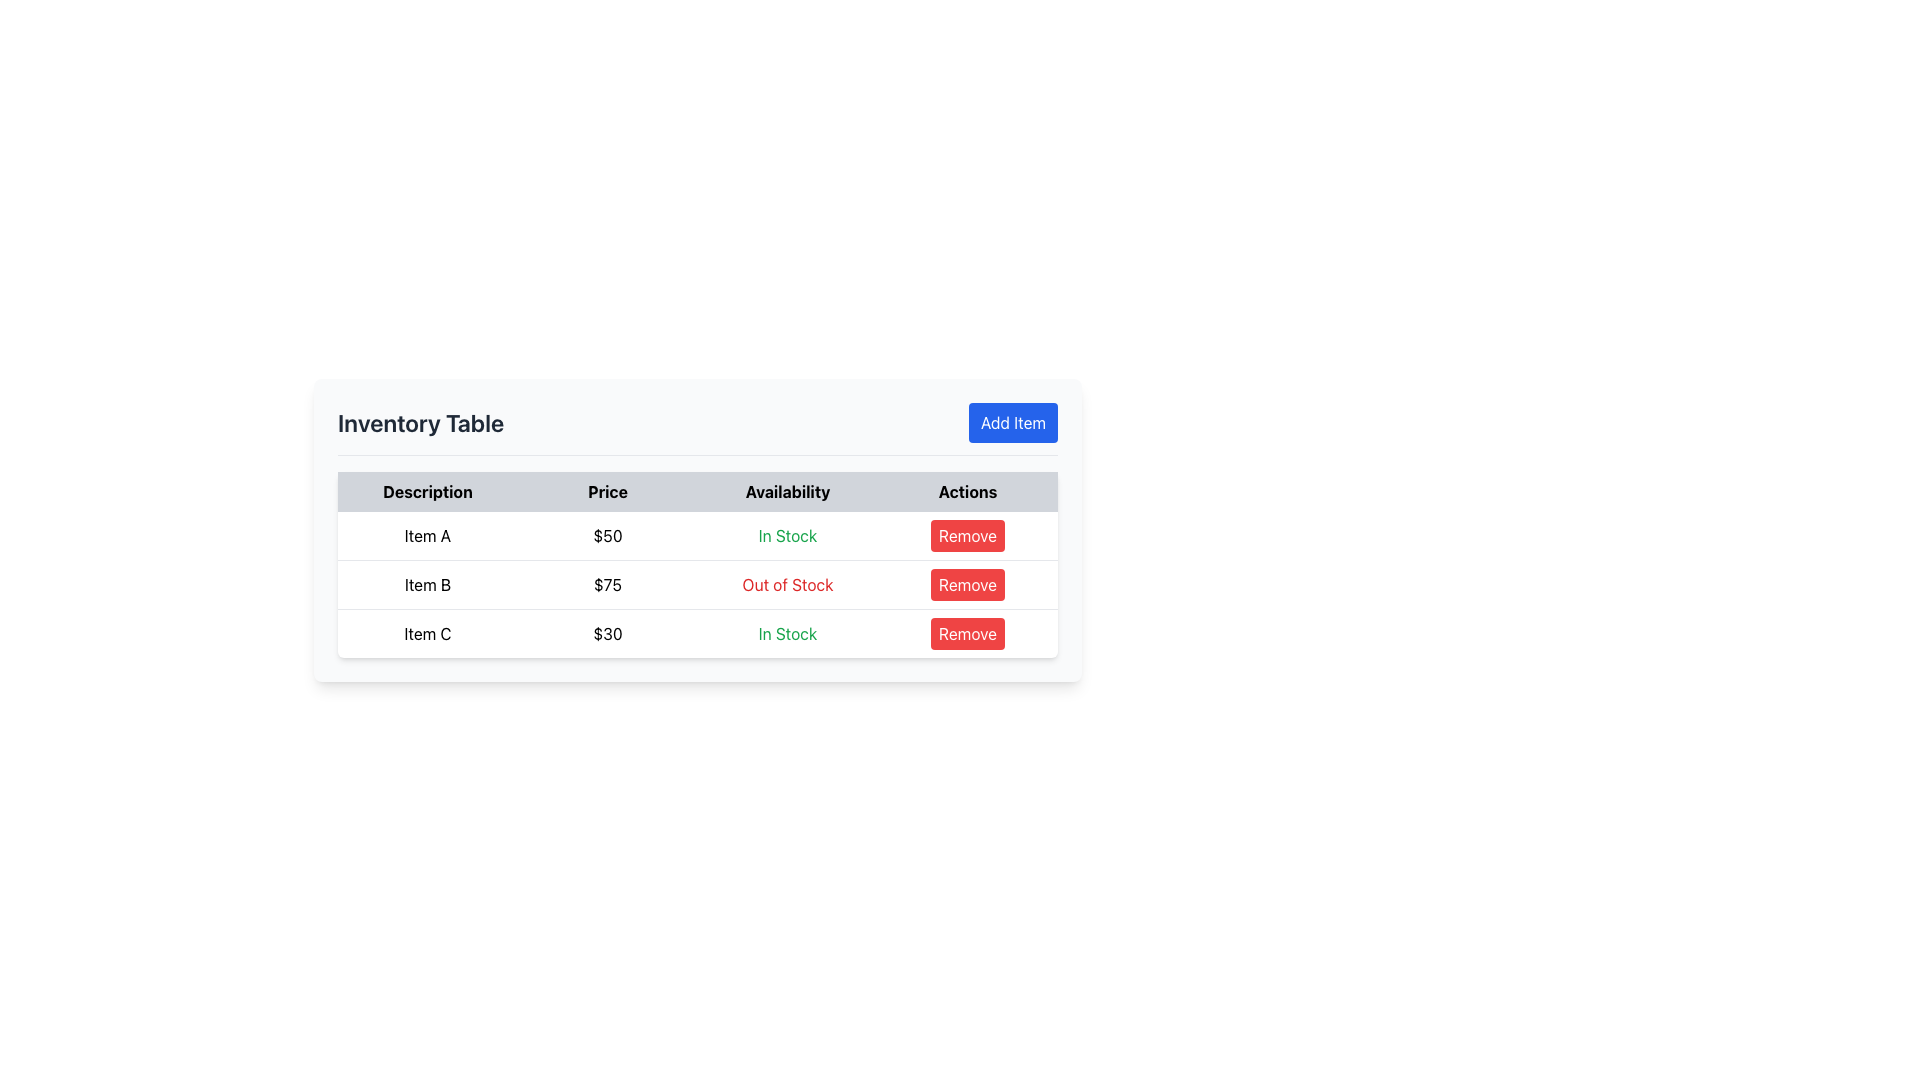  I want to click on the rectangular button labeled 'Remove' with a red background located in the 'Actions' column of the last row for 'Item C', so click(968, 632).